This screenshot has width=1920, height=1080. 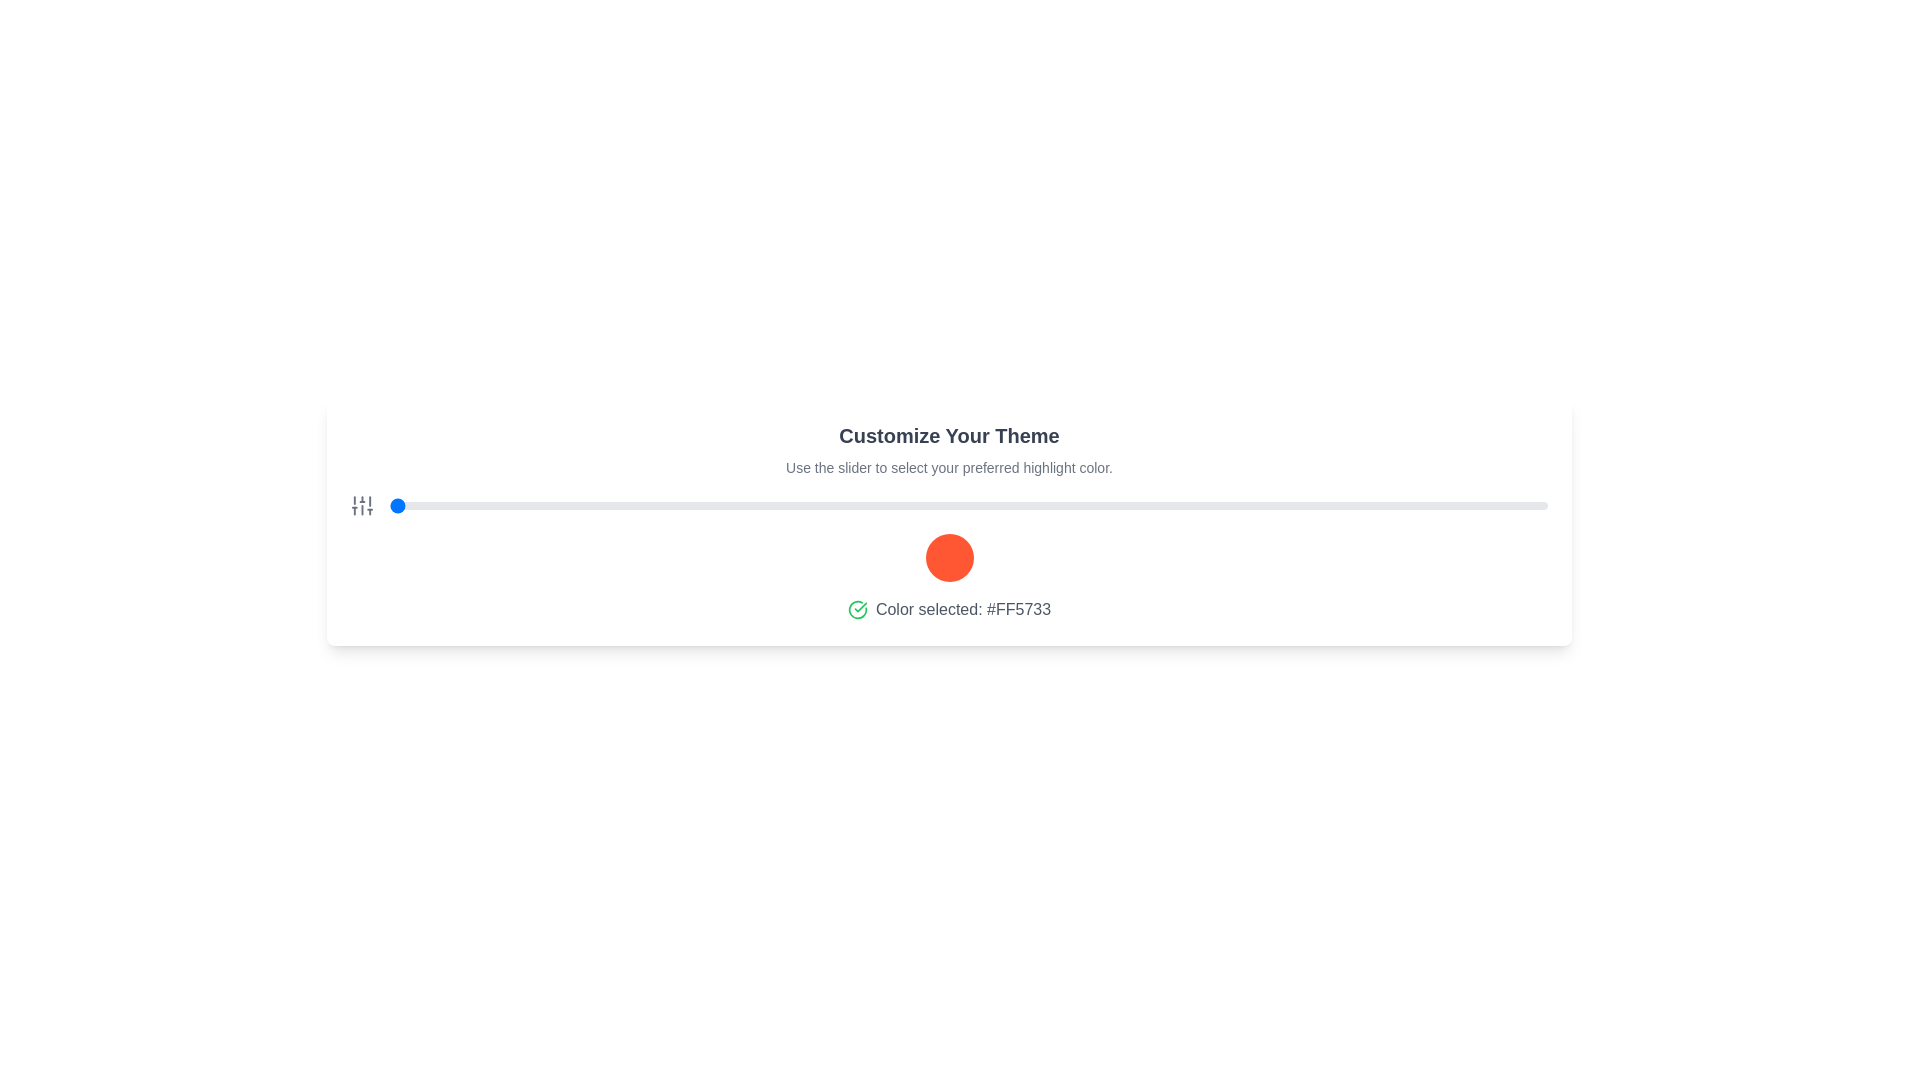 I want to click on the slider, so click(x=965, y=504).